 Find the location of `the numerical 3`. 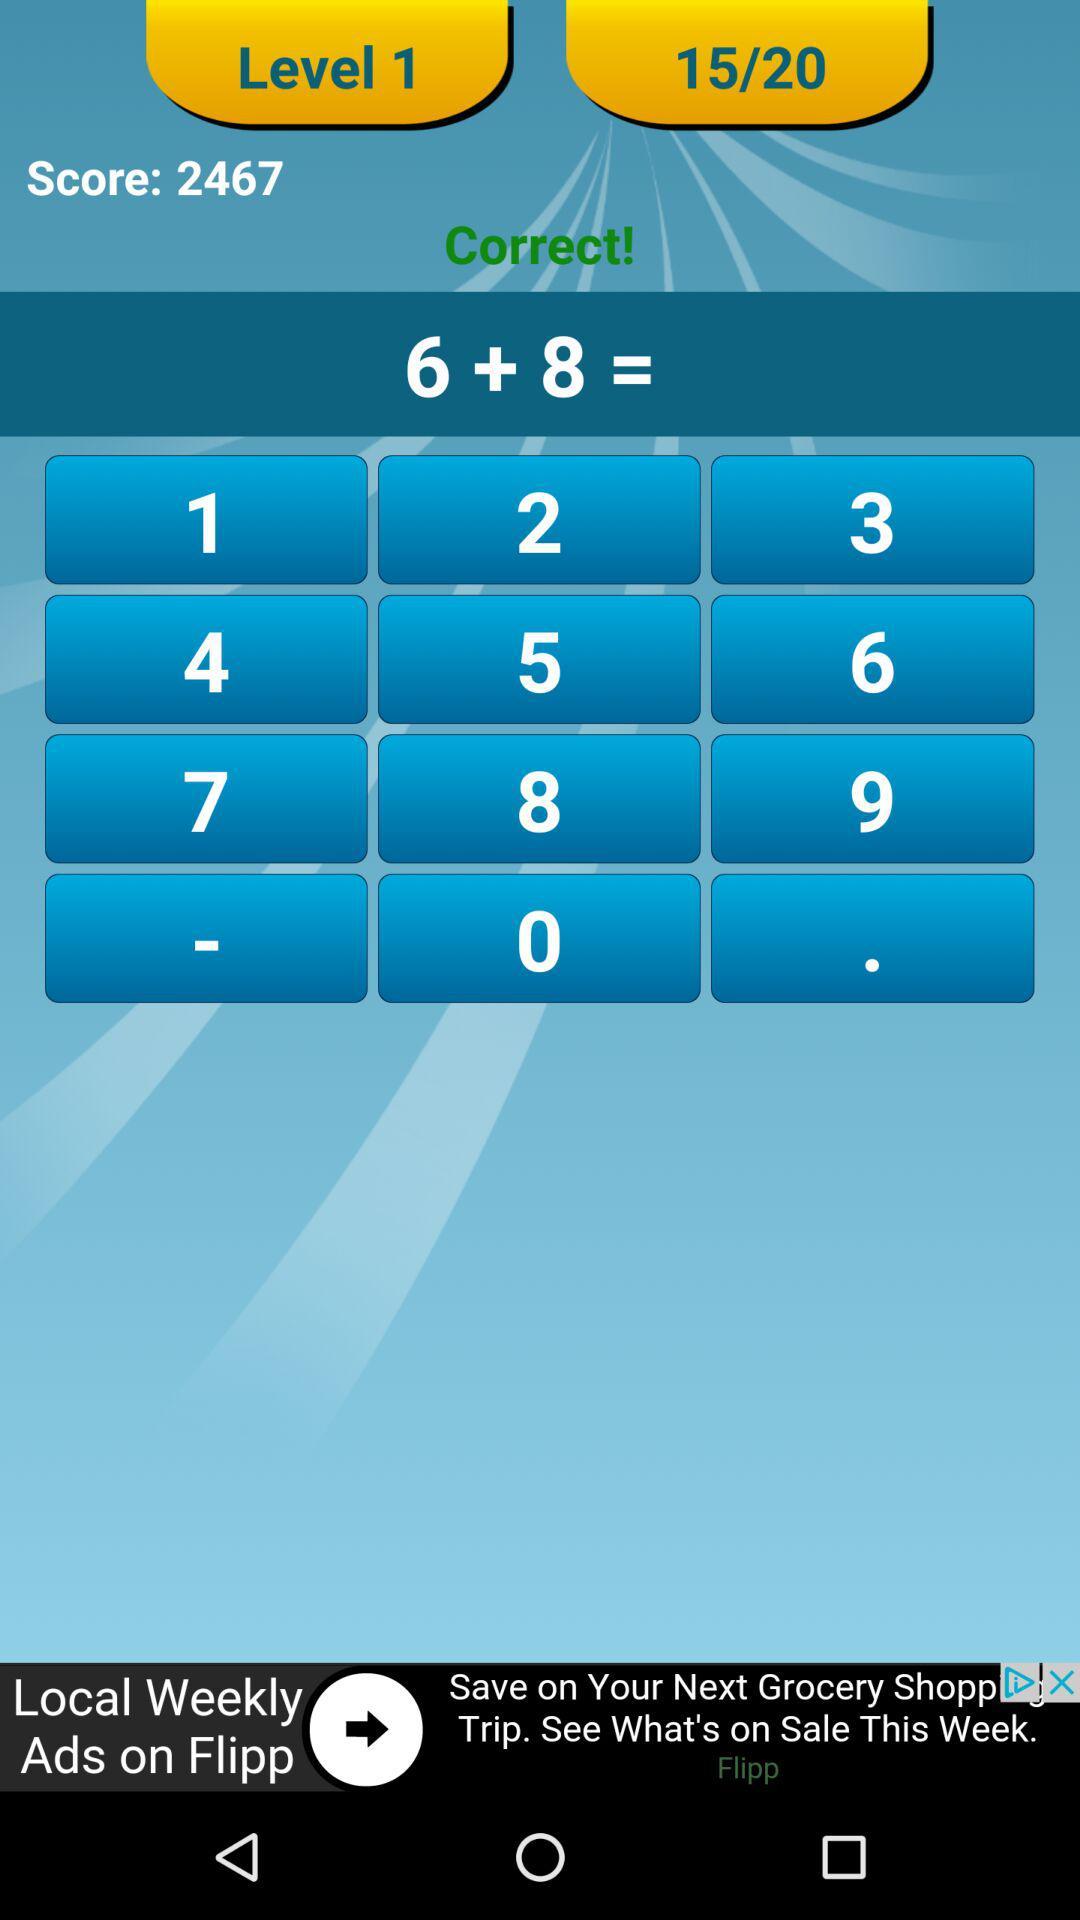

the numerical 3 is located at coordinates (871, 519).